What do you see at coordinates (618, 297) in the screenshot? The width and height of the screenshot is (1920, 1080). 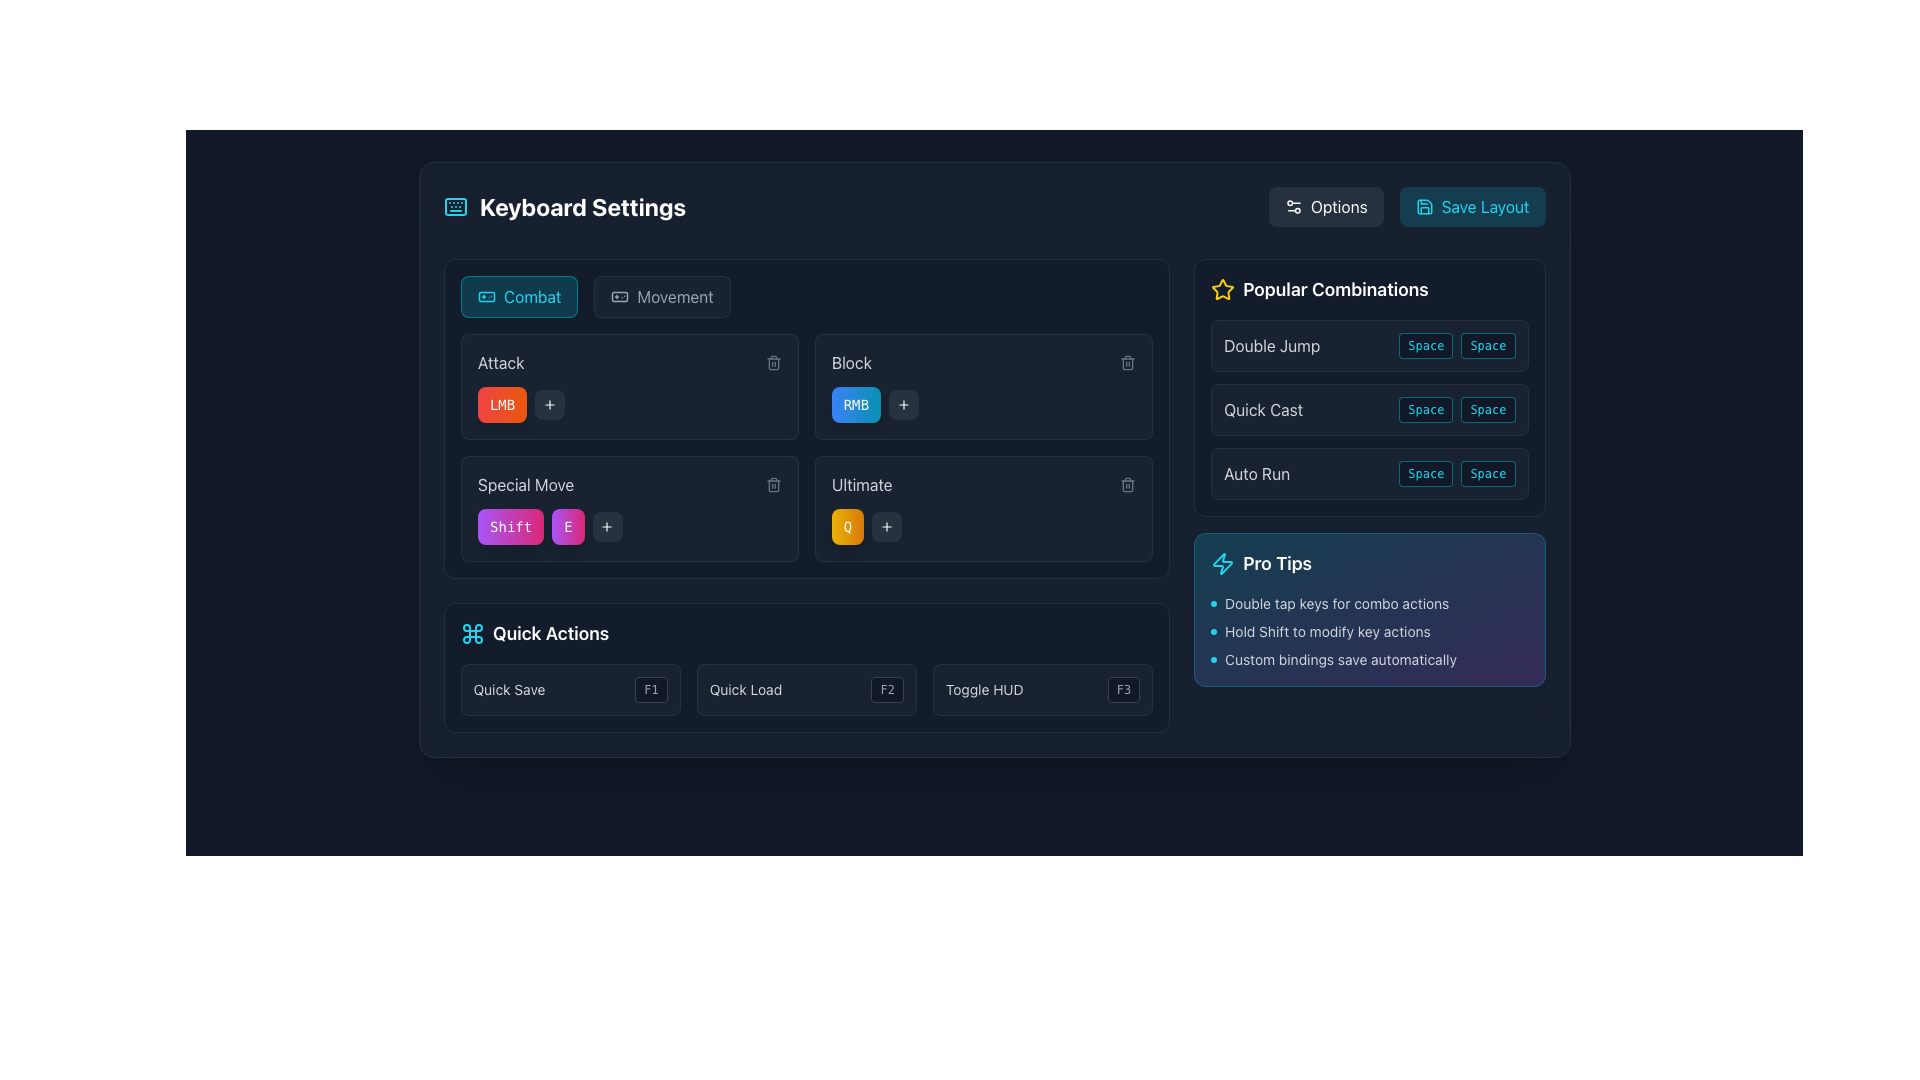 I see `the gamepad icon located within the 'Movement' button in the 'Keyboard Settings' section of the application` at bounding box center [618, 297].